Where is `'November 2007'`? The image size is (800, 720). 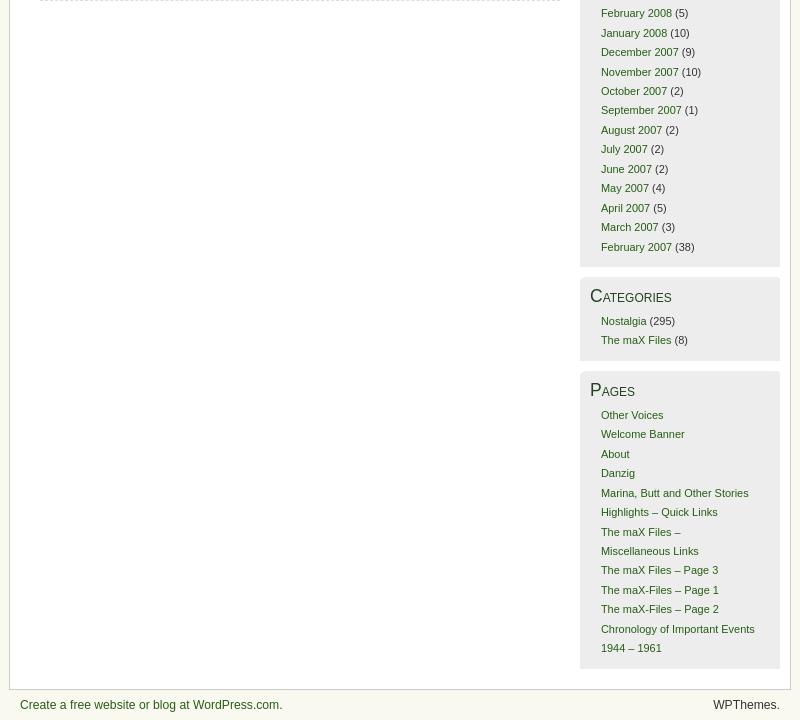 'November 2007' is located at coordinates (638, 69).